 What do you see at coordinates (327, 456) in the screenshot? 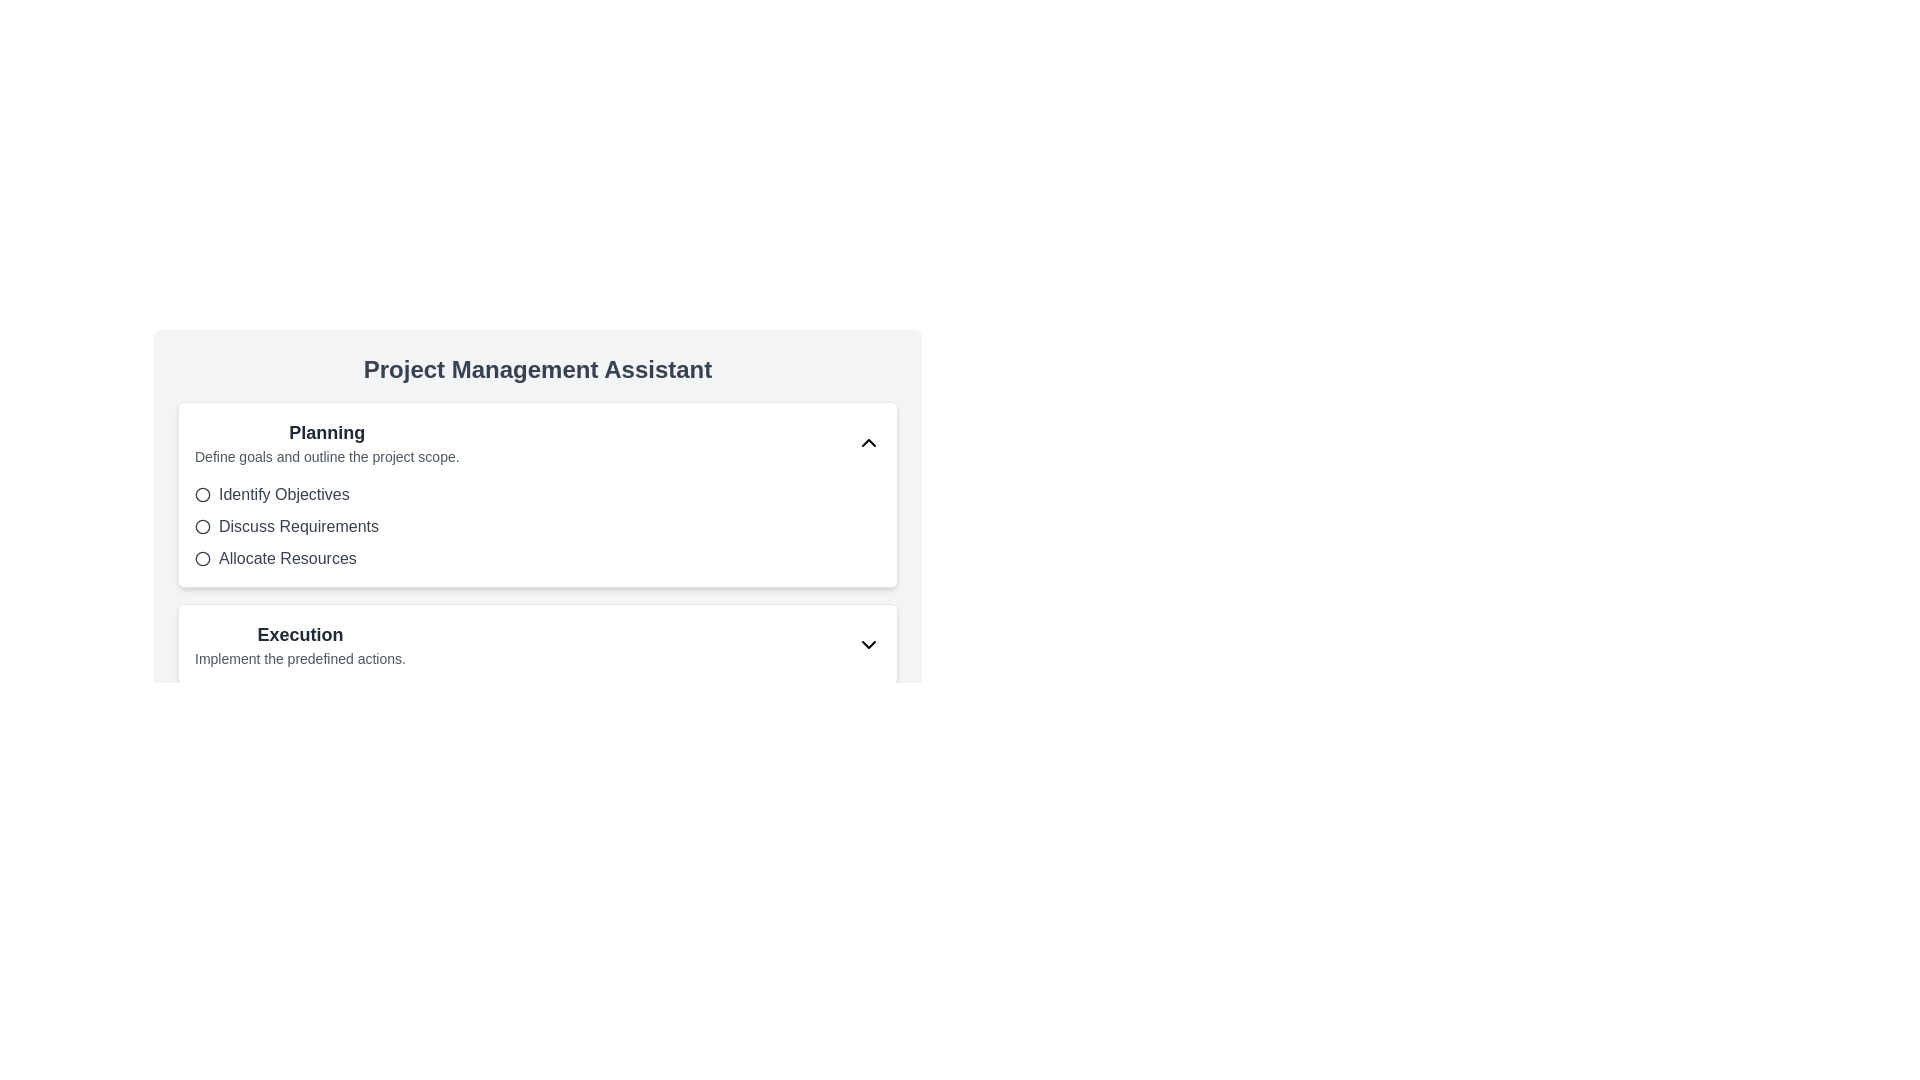
I see `the descriptive text label located in the 'Planning' section, which provides an overview related to defining goals and outlining the project scope` at bounding box center [327, 456].